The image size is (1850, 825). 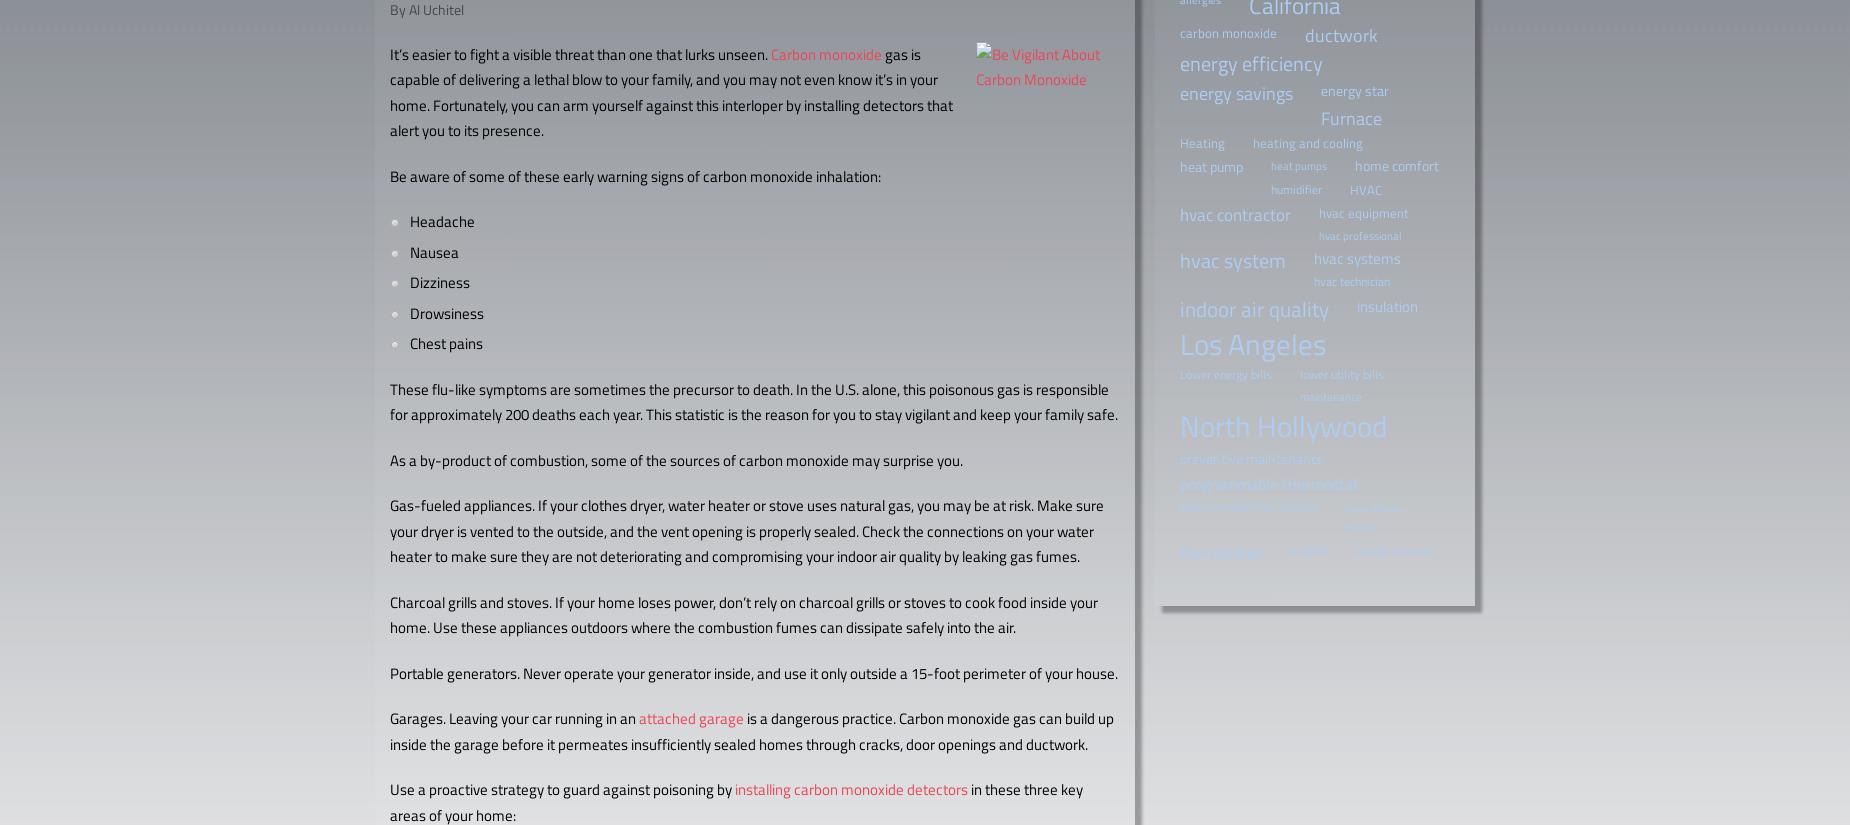 I want to click on 'If your home loses power, don’t rely on charcoal grills or stoves to cook food inside your home. Use these appliances outdoors where the combustion fumes can dissipate safely into the air.', so click(x=744, y=614).